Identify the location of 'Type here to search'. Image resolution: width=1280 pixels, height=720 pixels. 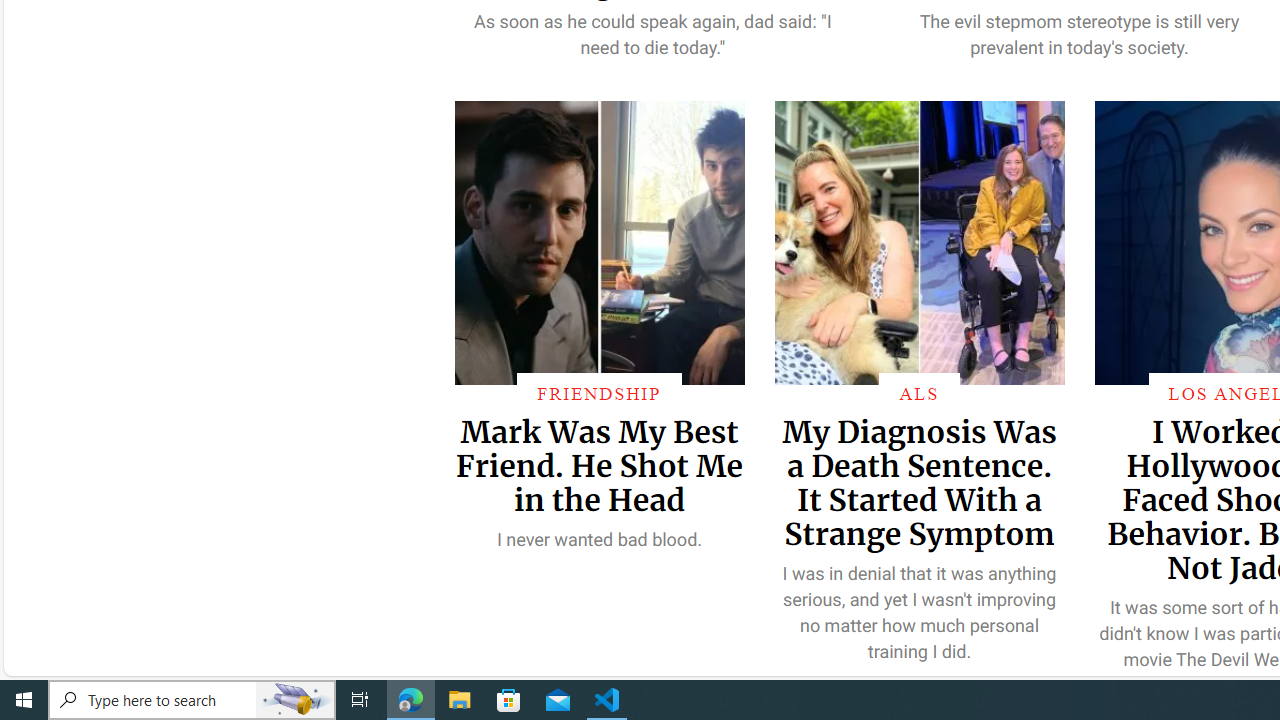
(192, 698).